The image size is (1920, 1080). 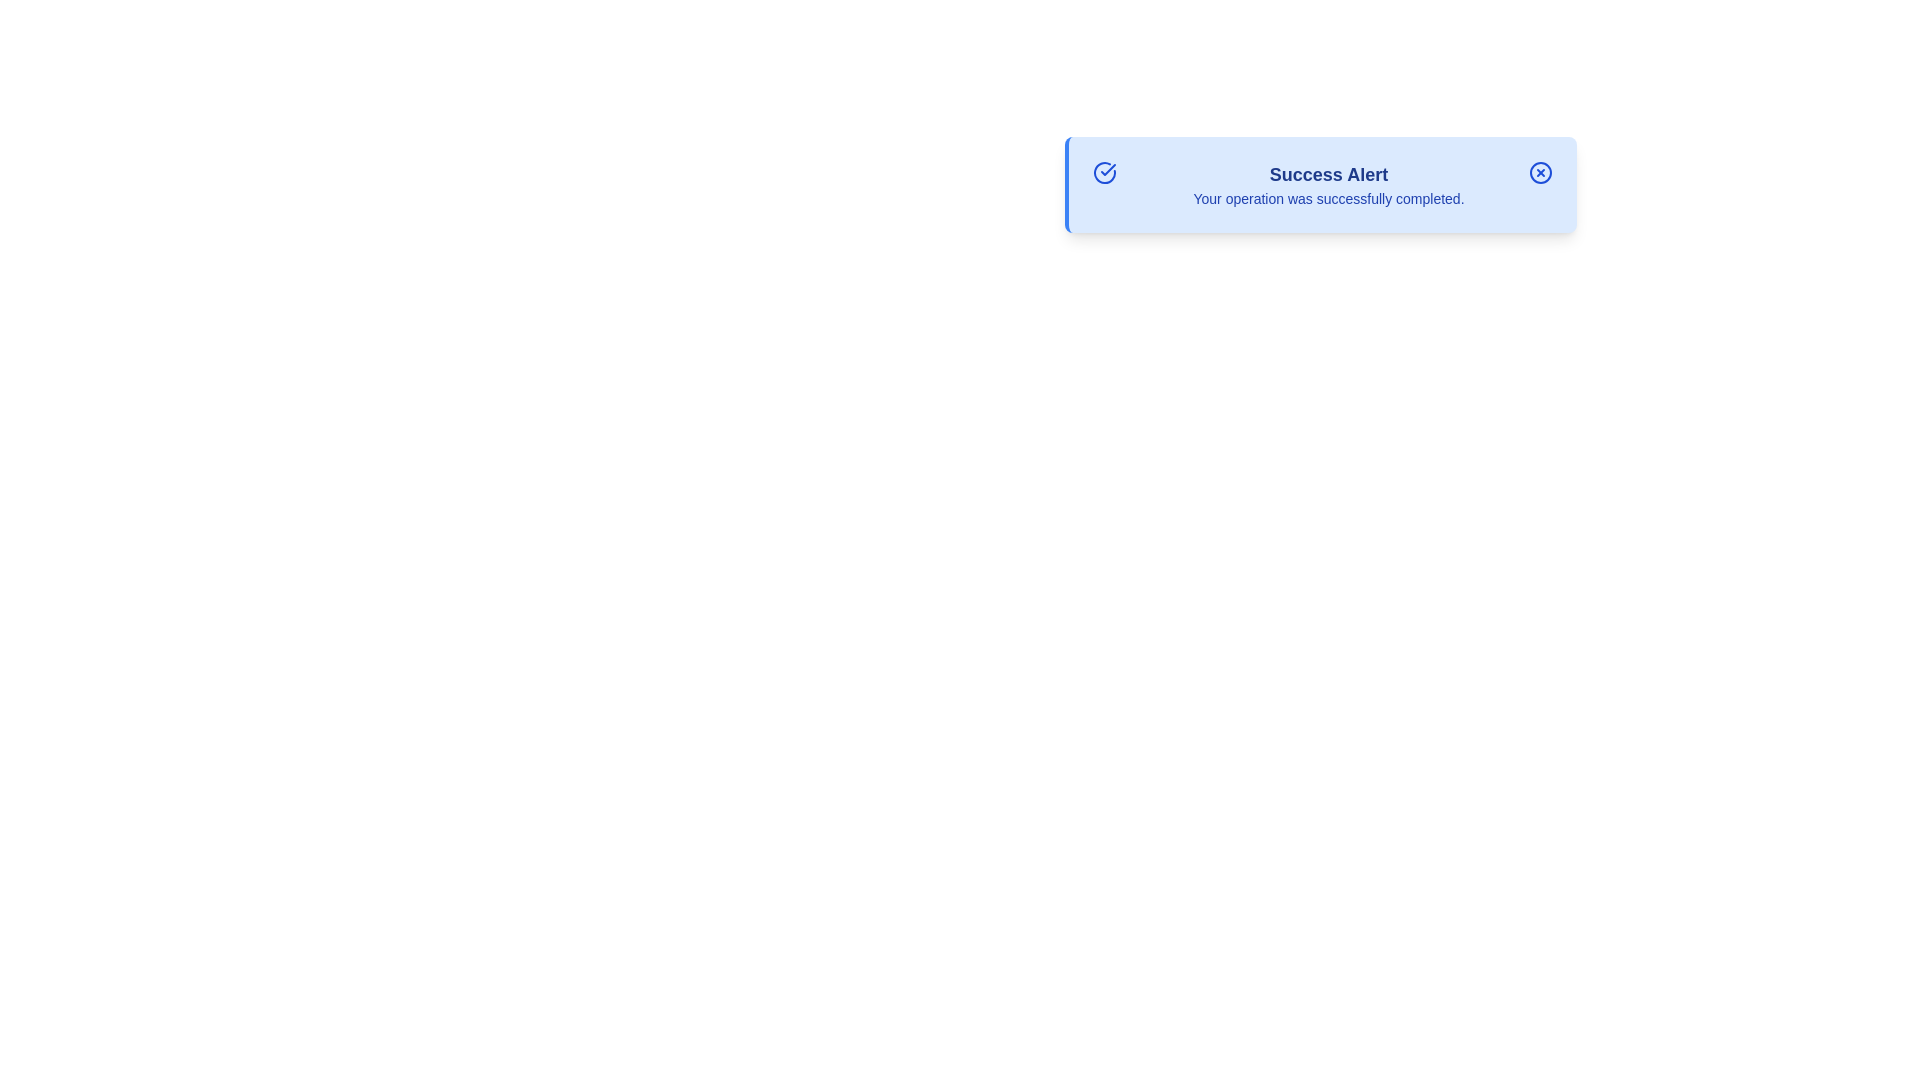 I want to click on the notification text to read the message, so click(x=1329, y=185).